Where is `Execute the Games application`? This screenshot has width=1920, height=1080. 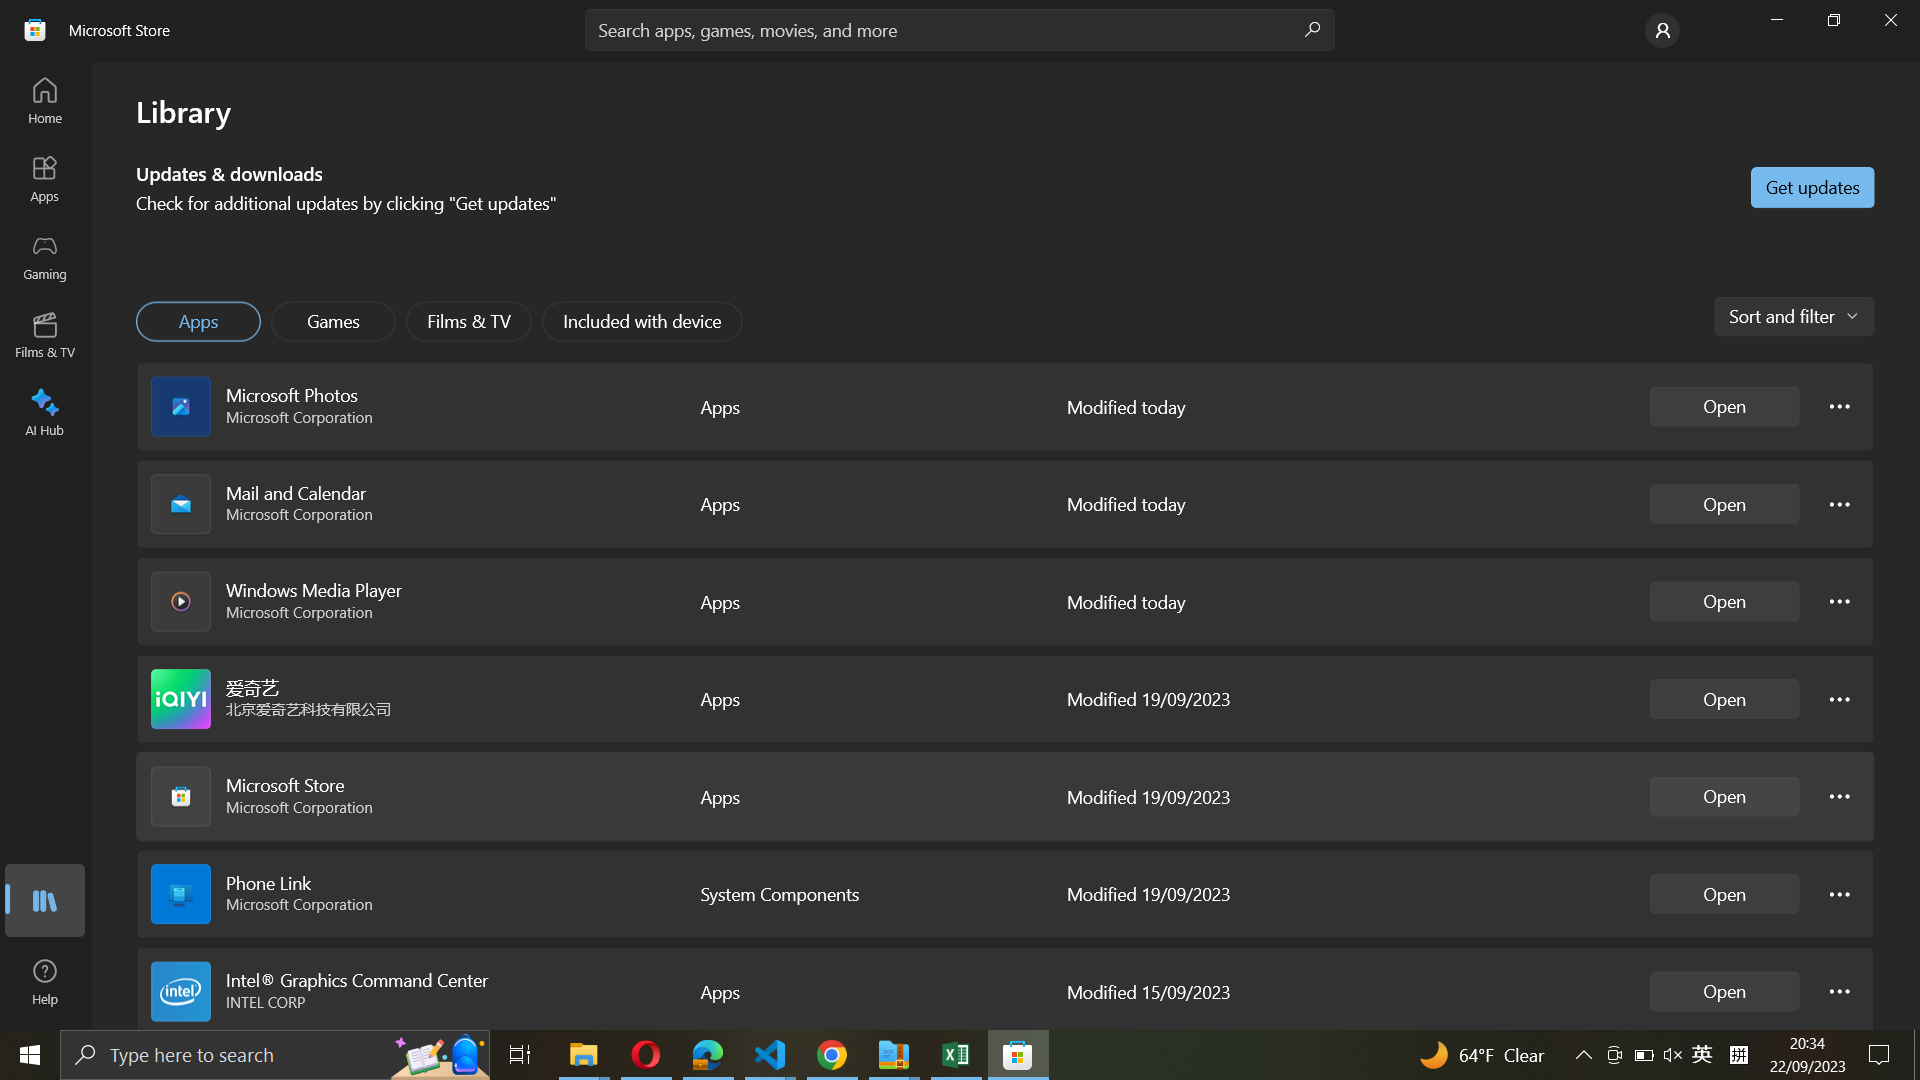 Execute the Games application is located at coordinates (334, 320).